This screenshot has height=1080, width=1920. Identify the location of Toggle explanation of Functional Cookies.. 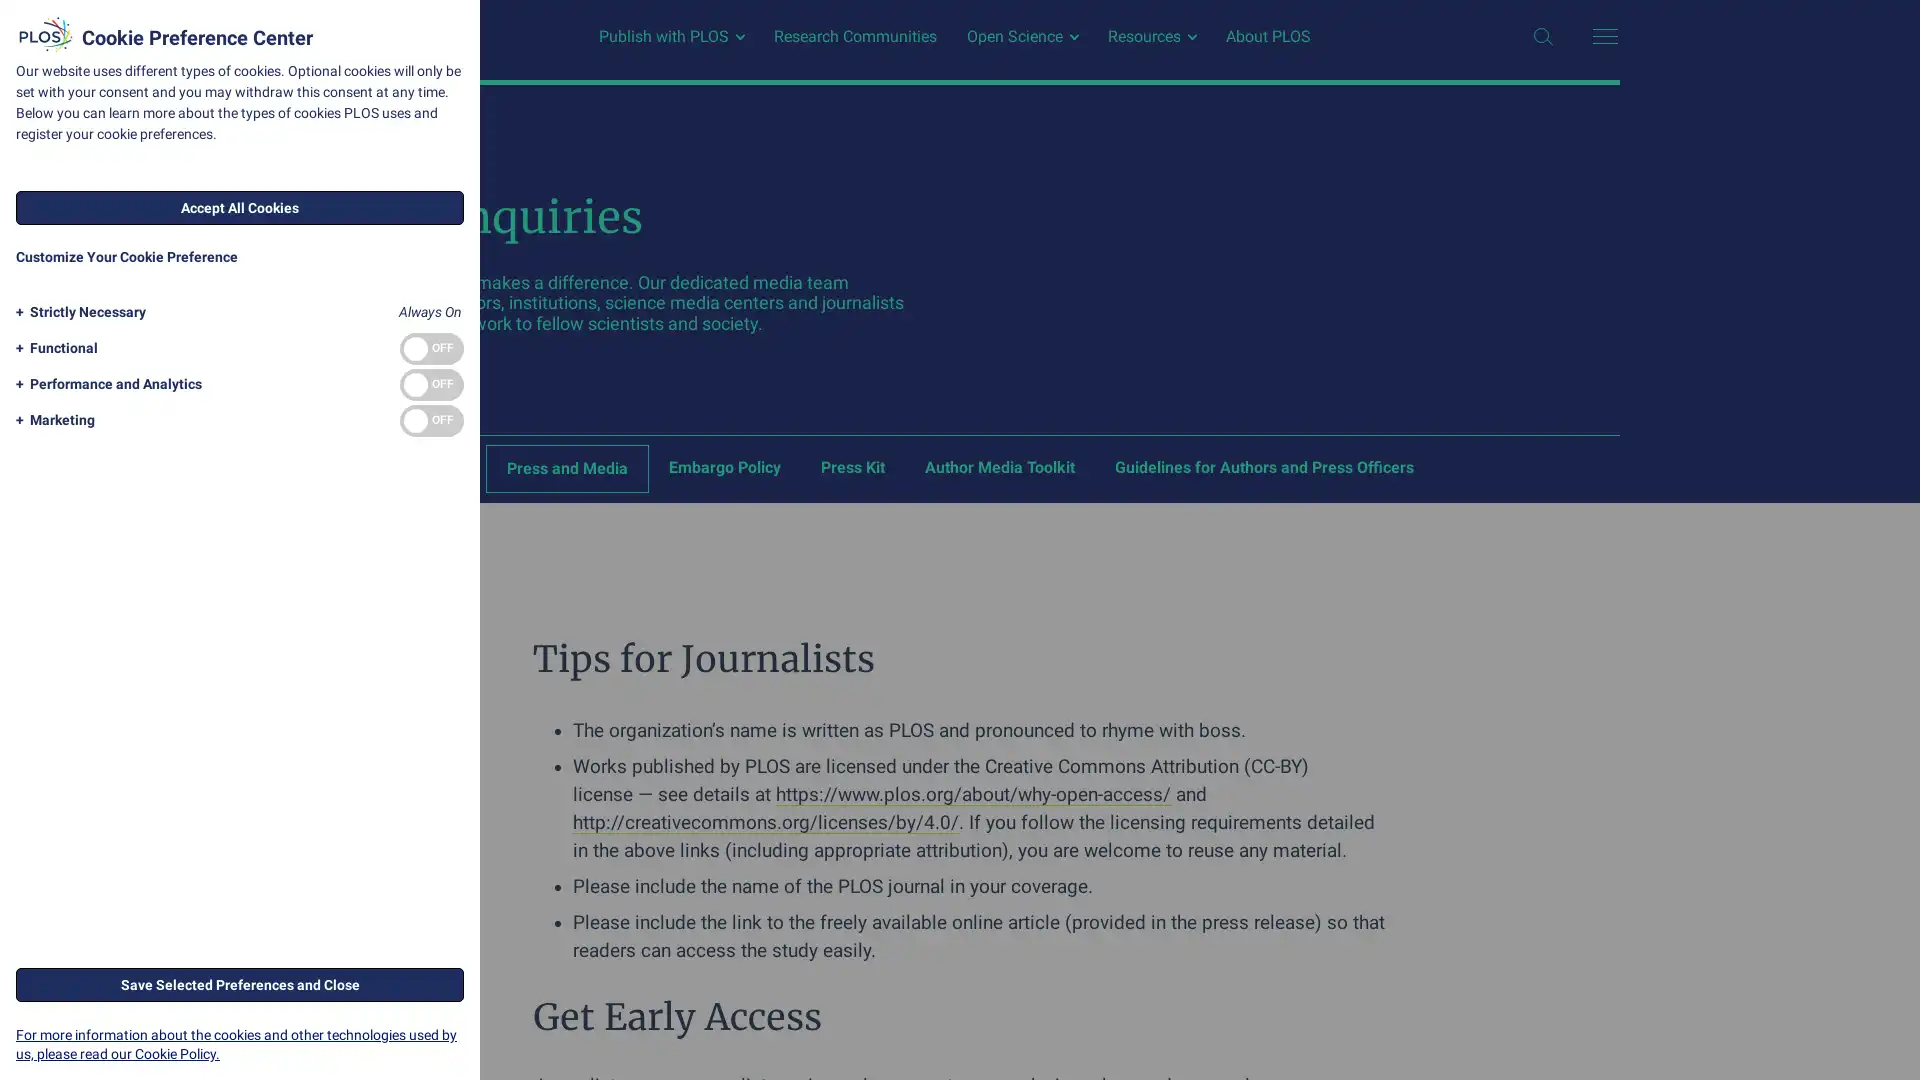
(53, 347).